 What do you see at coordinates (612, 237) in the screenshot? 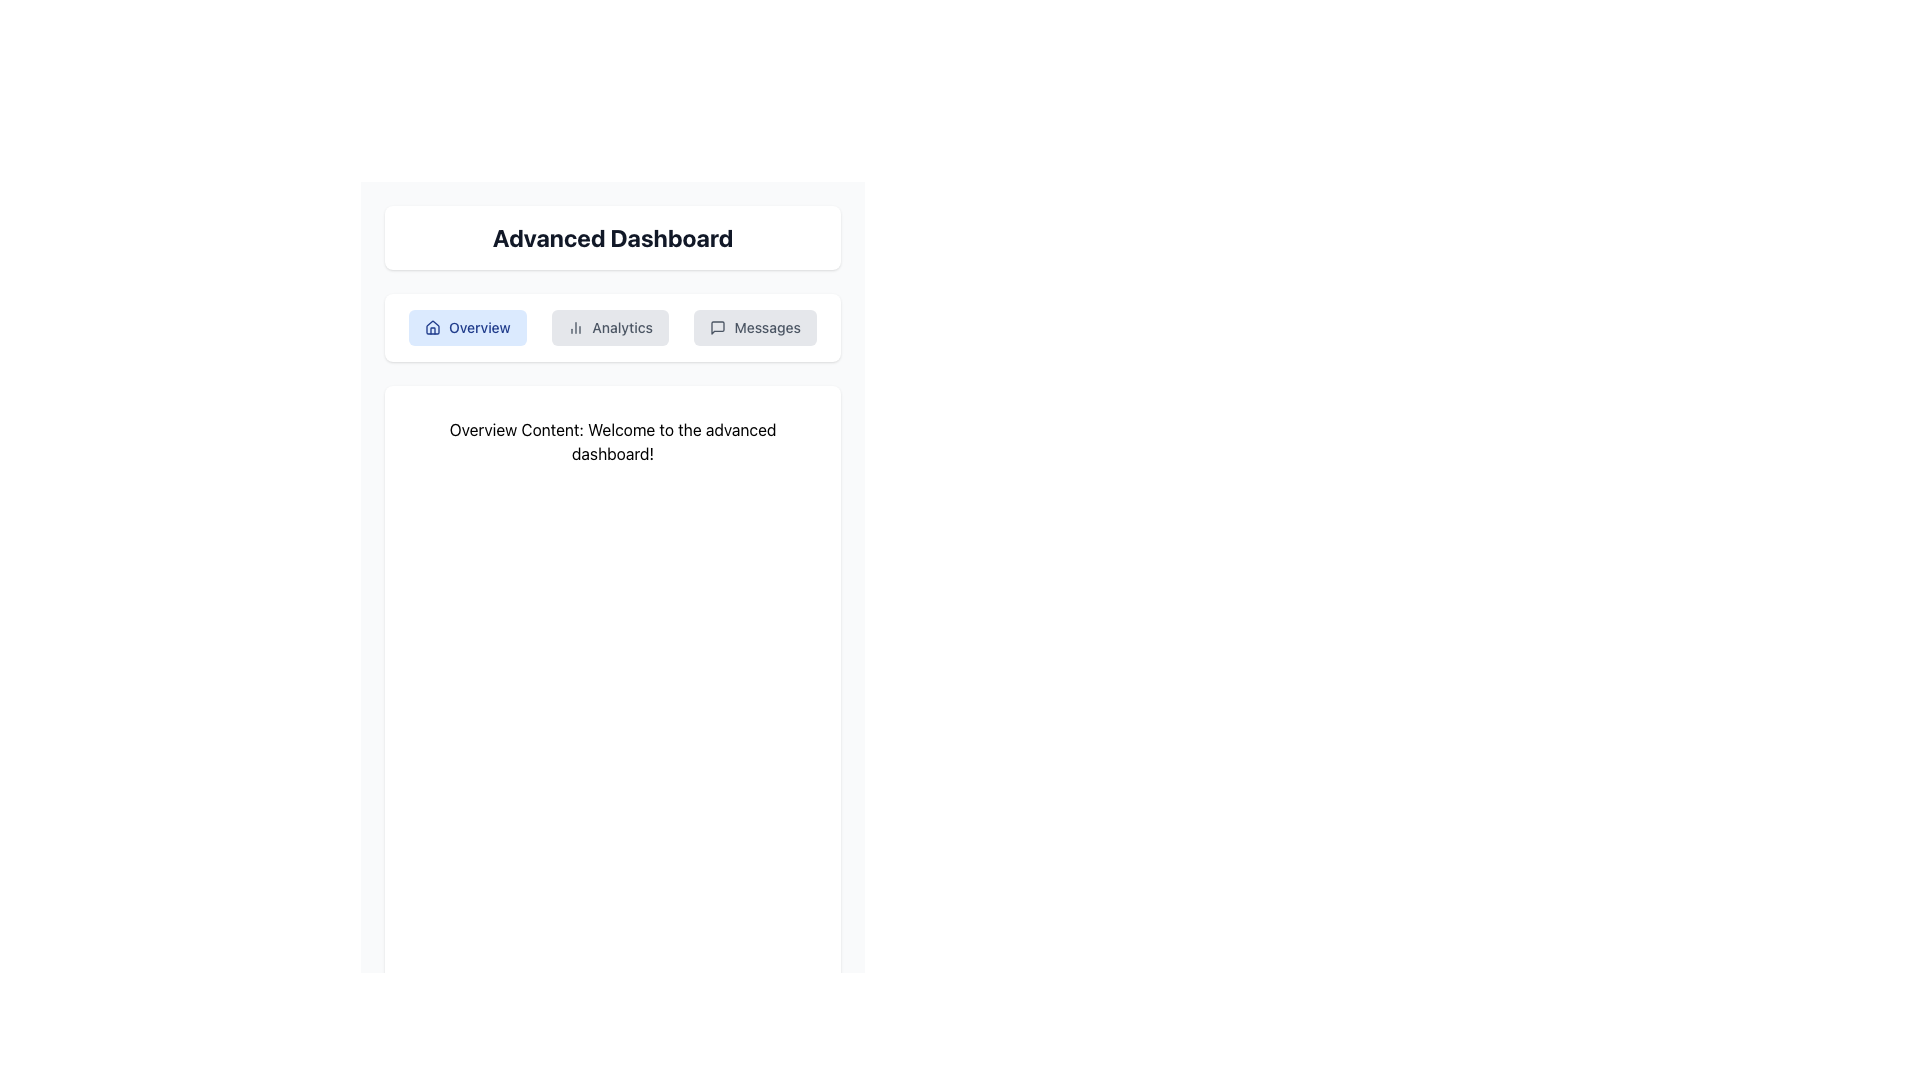
I see `the prominent header text 'Advanced Dashboard' which is styled in a bold, large font and located at the top-central portion of the interface` at bounding box center [612, 237].